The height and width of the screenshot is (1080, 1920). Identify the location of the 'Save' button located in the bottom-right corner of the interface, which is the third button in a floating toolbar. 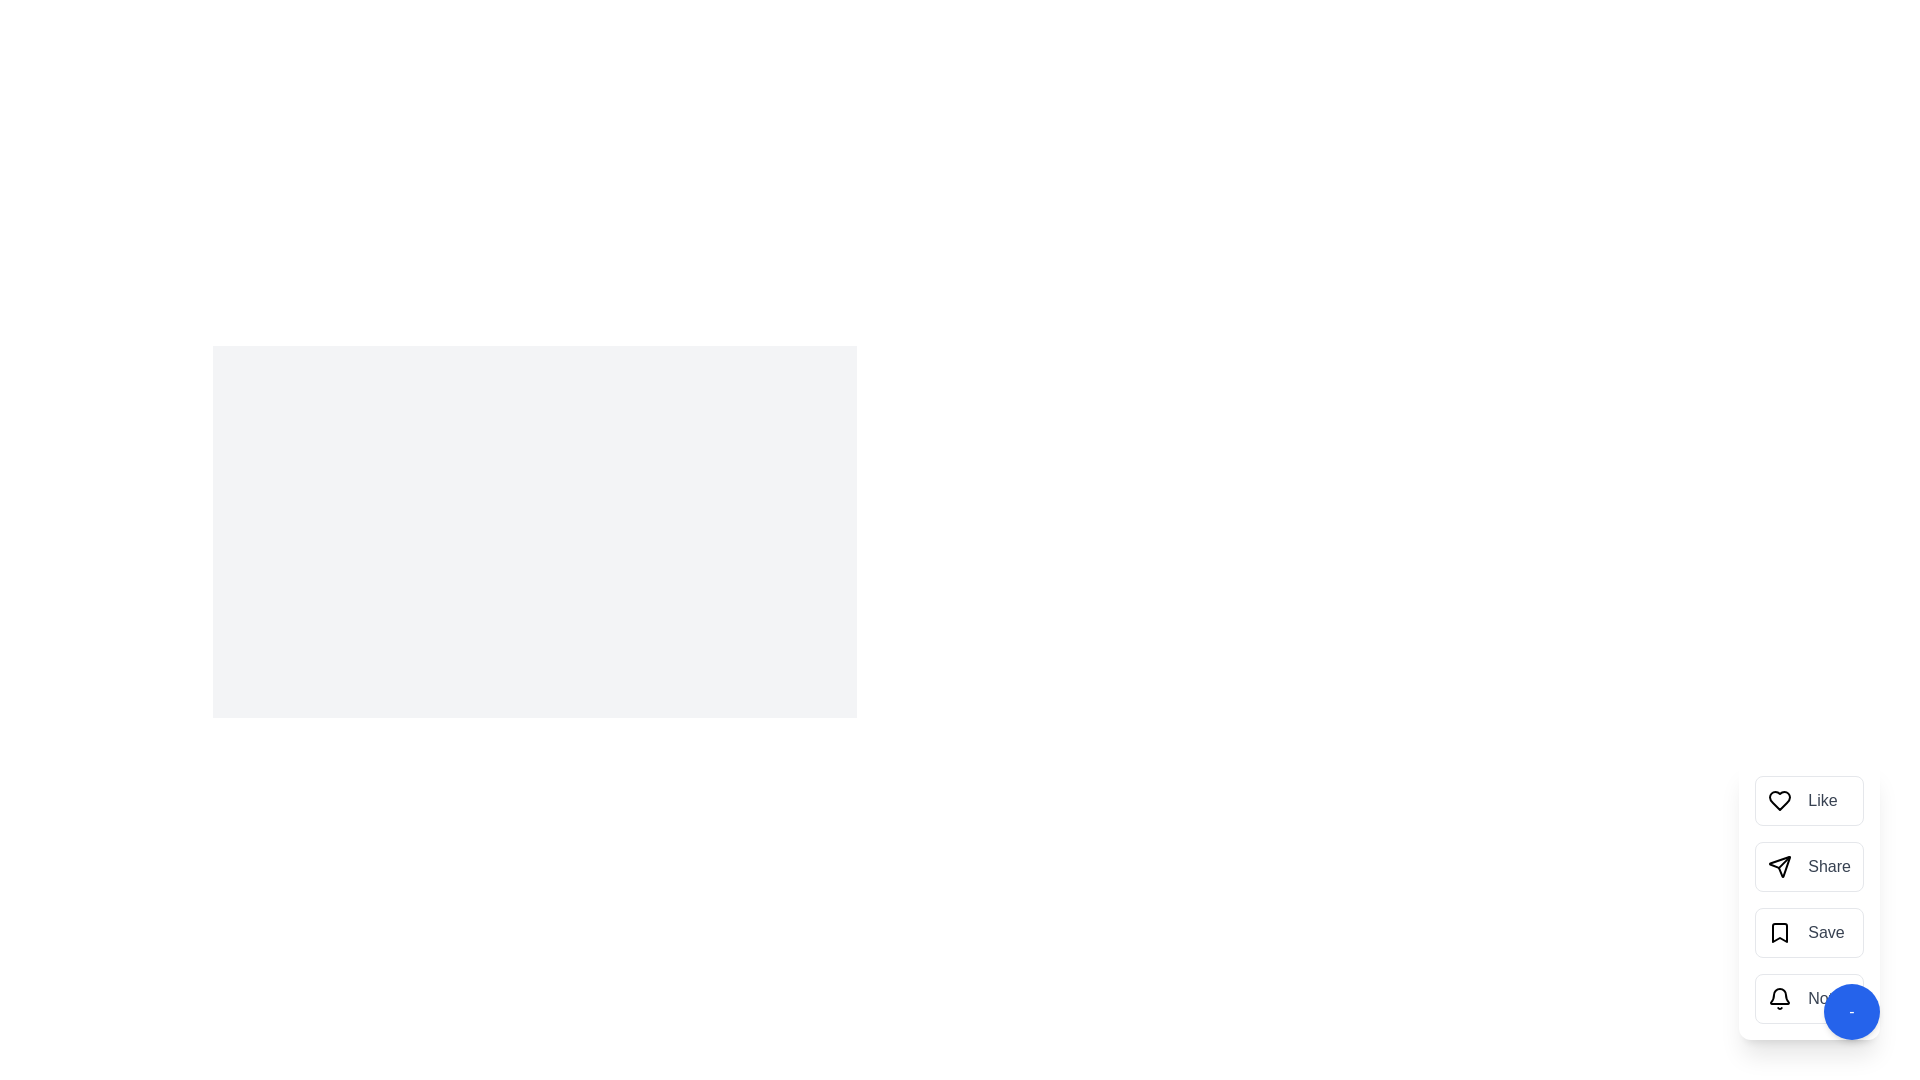
(1809, 898).